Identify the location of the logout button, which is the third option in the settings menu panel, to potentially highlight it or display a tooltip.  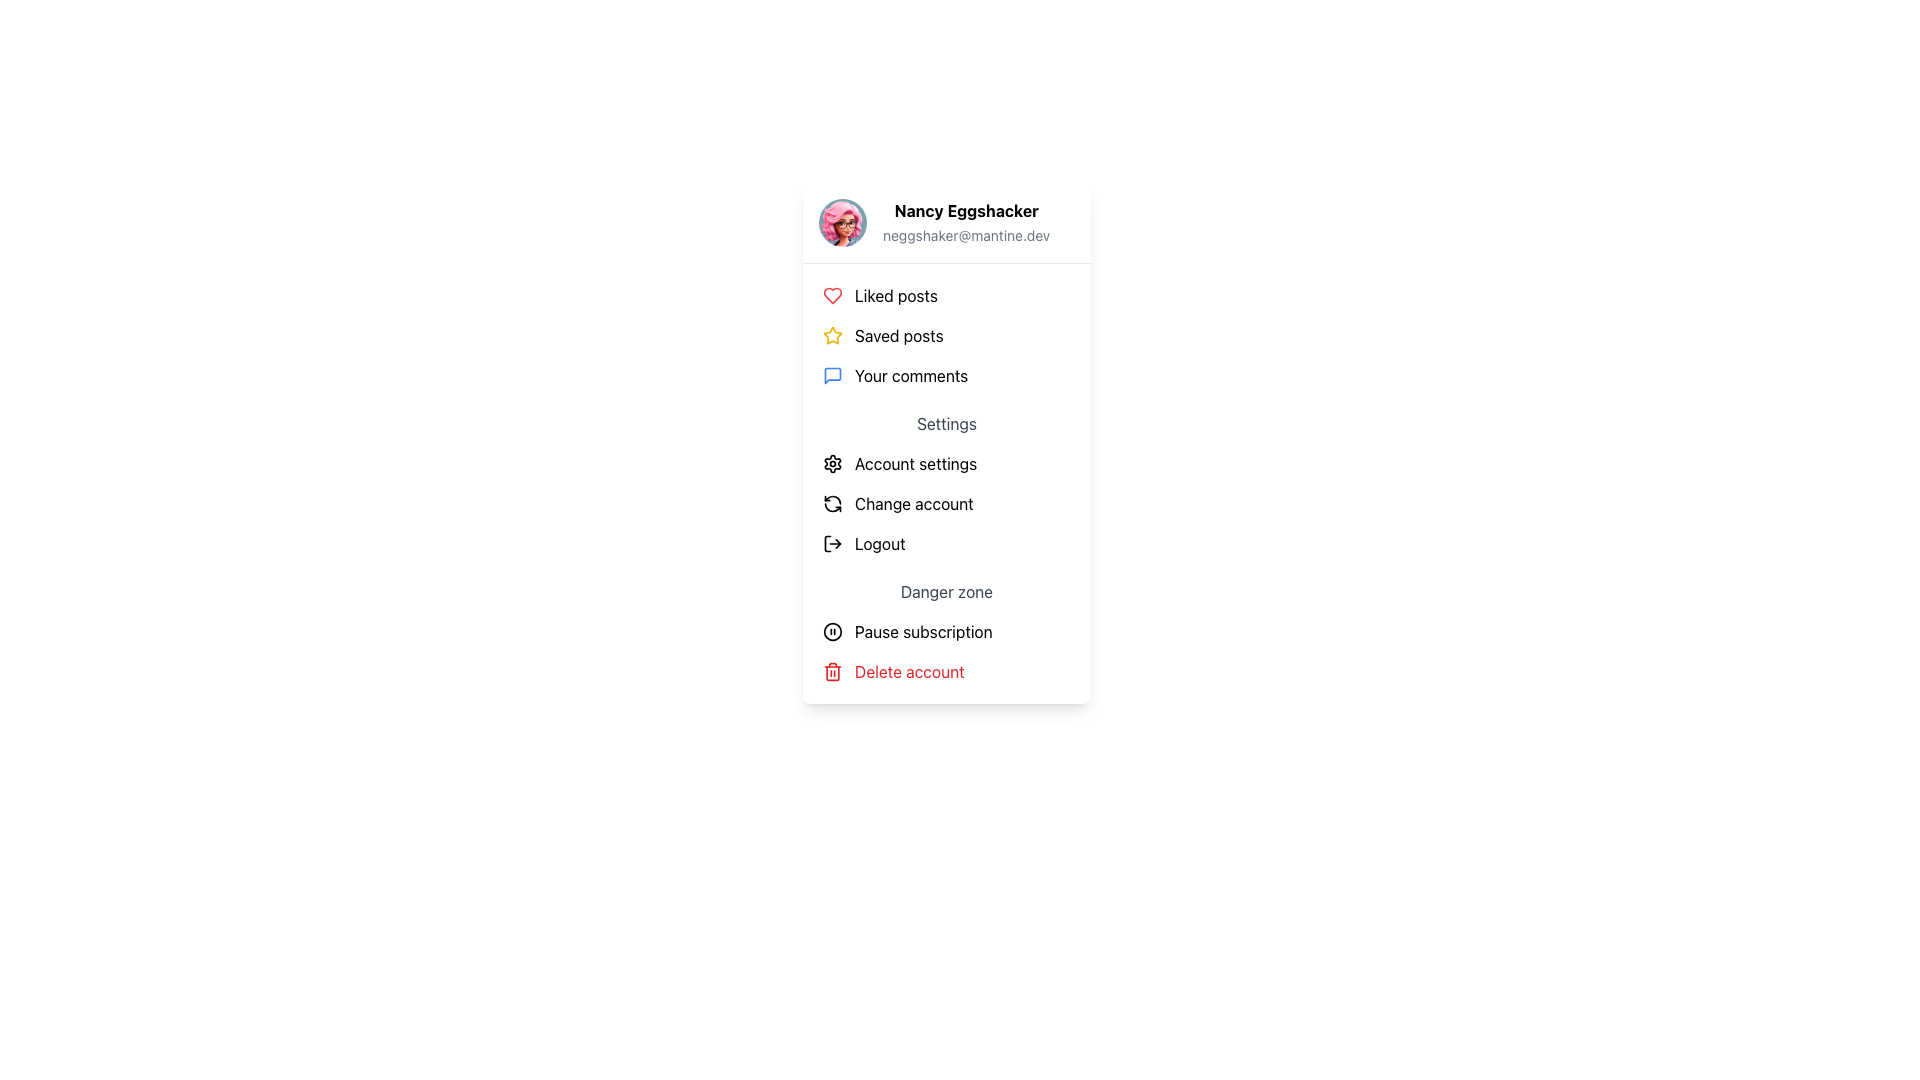
(945, 543).